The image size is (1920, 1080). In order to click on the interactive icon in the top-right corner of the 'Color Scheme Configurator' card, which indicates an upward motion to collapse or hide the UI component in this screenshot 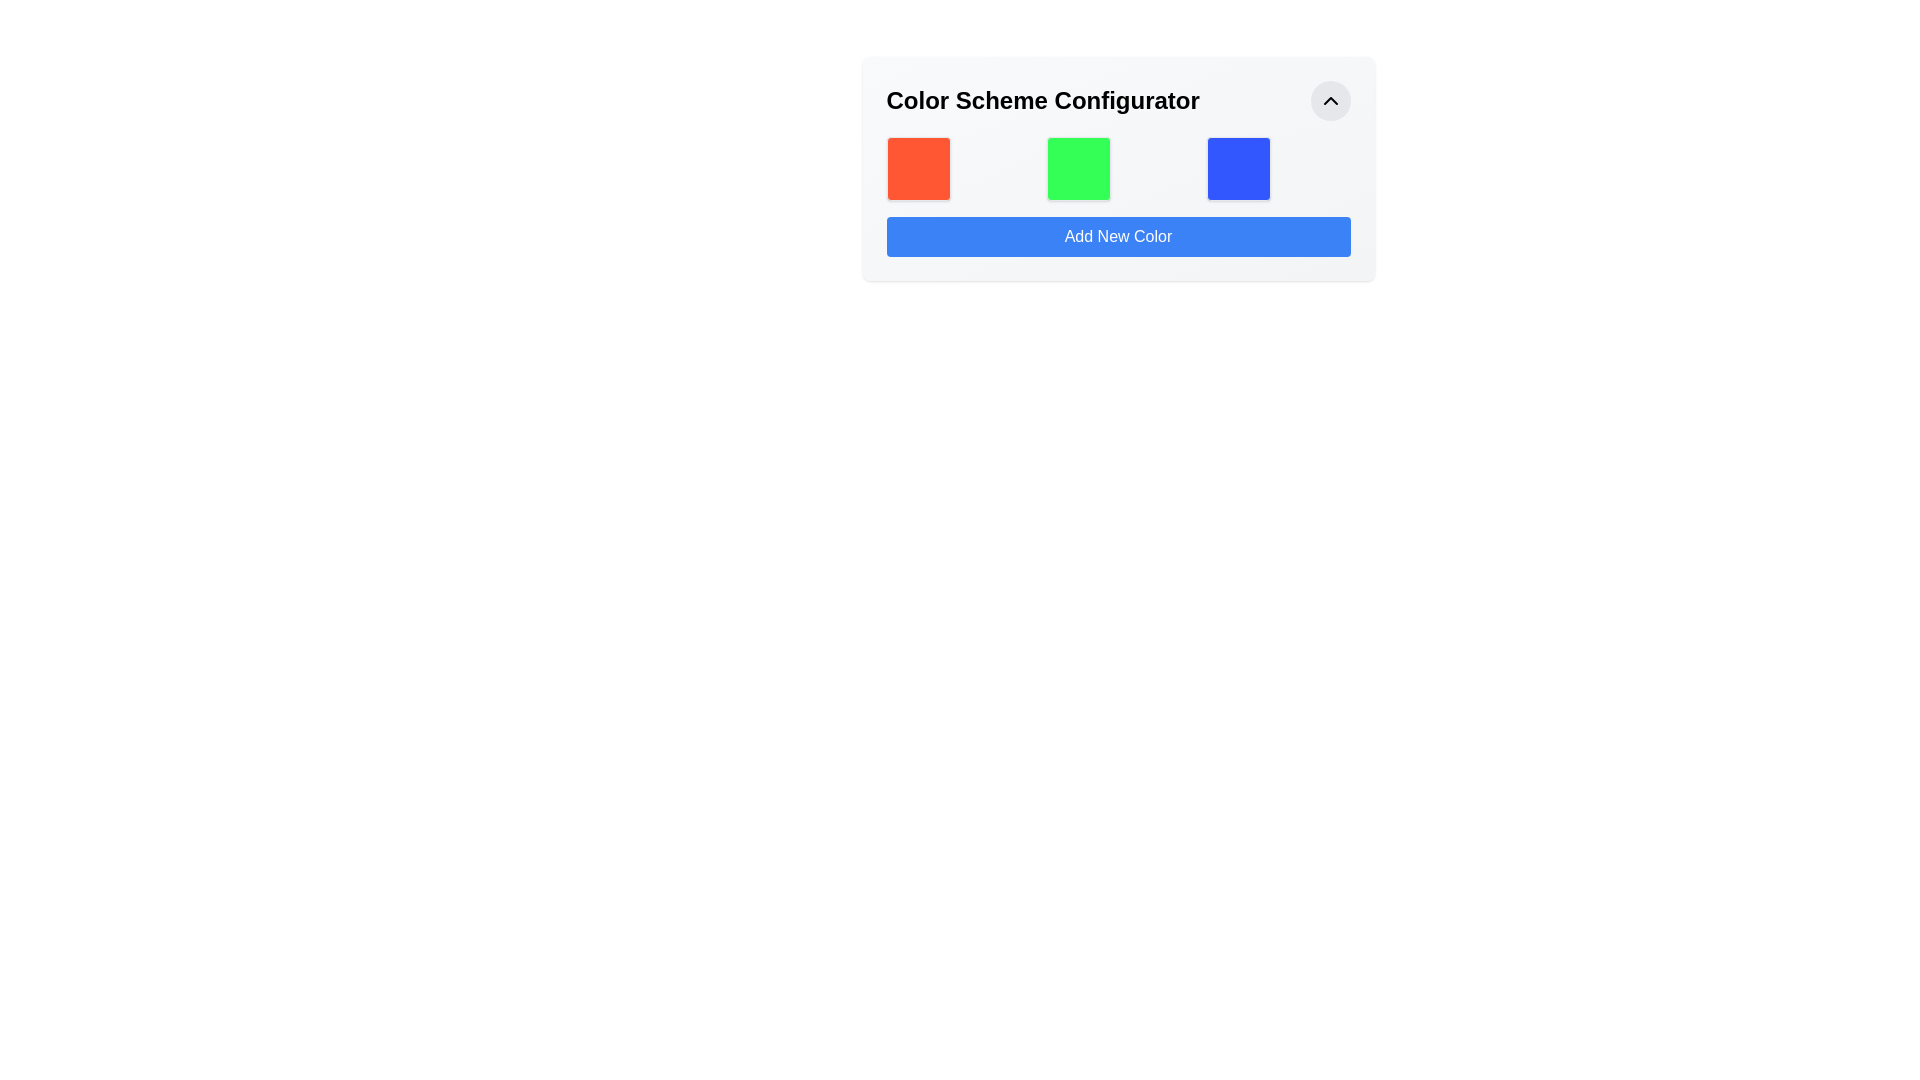, I will do `click(1330, 100)`.